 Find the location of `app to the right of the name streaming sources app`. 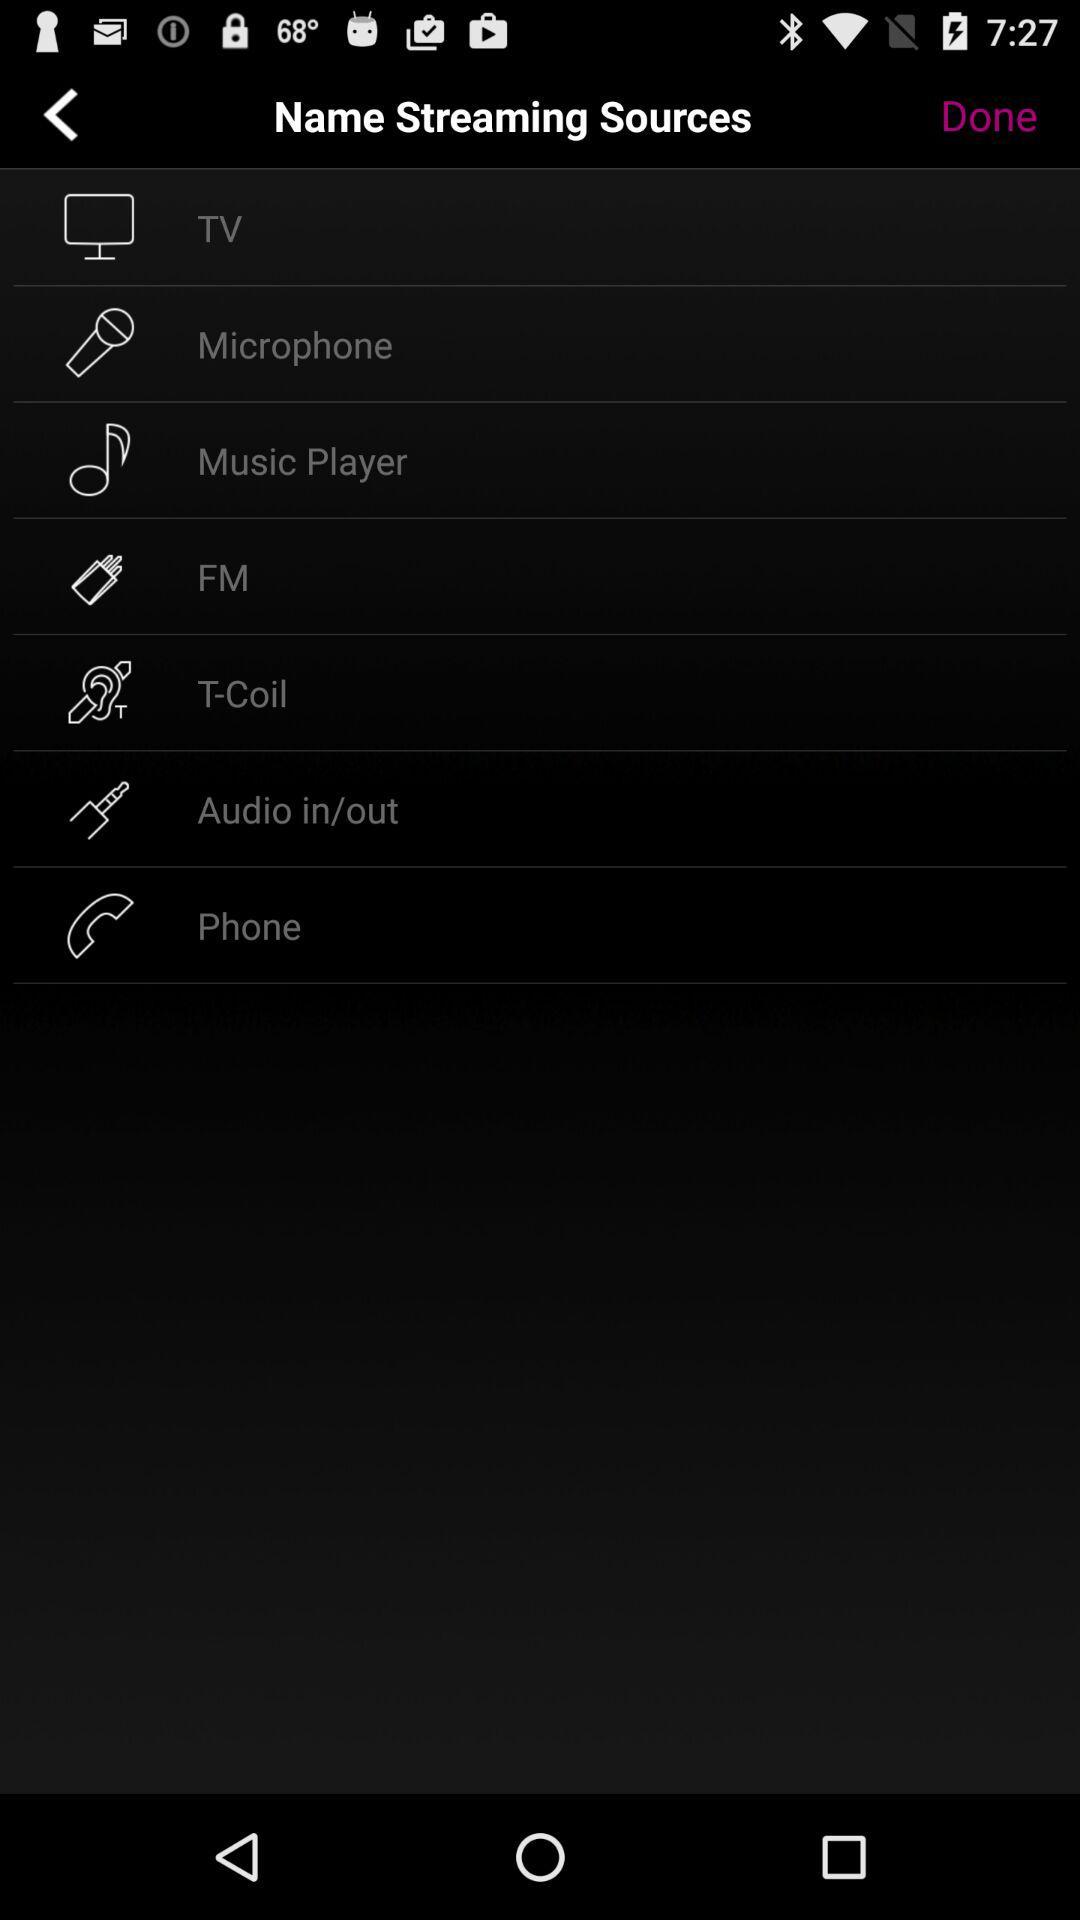

app to the right of the name streaming sources app is located at coordinates (1003, 114).